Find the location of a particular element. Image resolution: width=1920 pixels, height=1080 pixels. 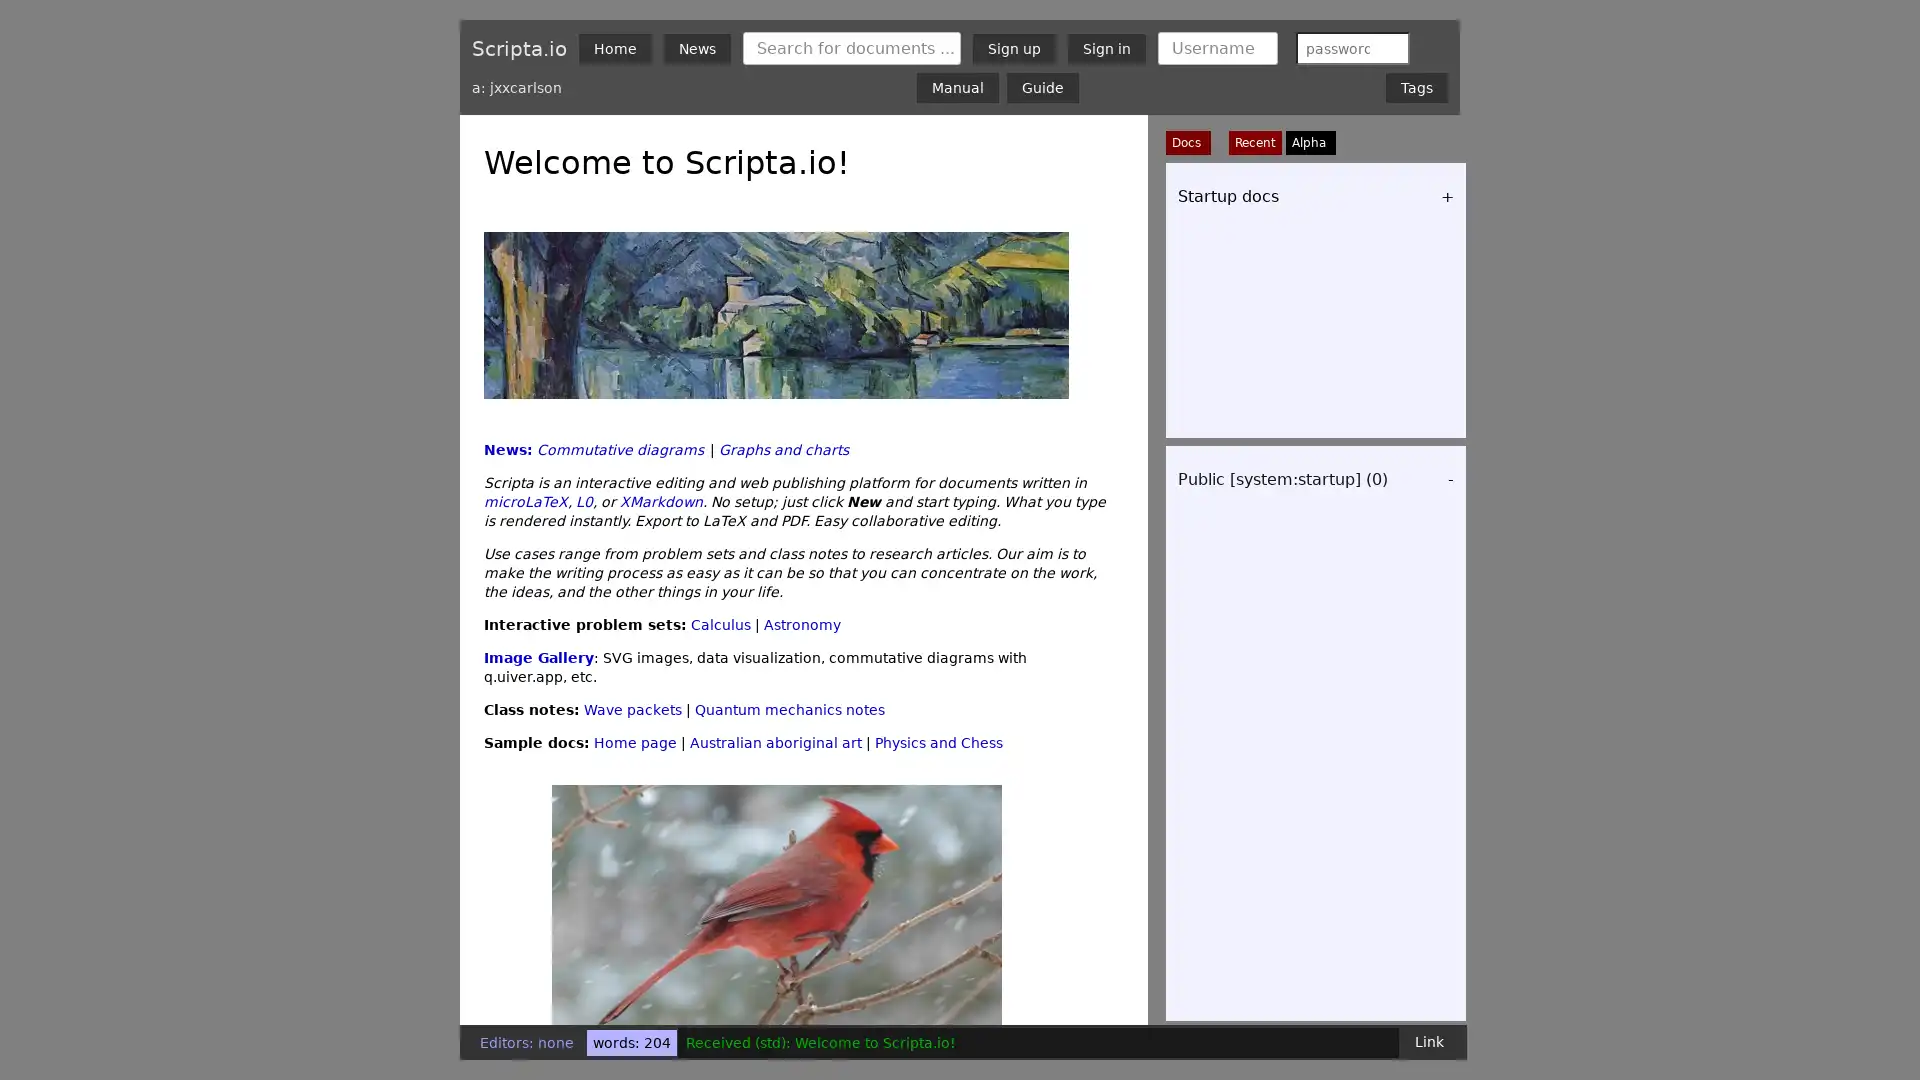

Docs is located at coordinates (1188, 141).